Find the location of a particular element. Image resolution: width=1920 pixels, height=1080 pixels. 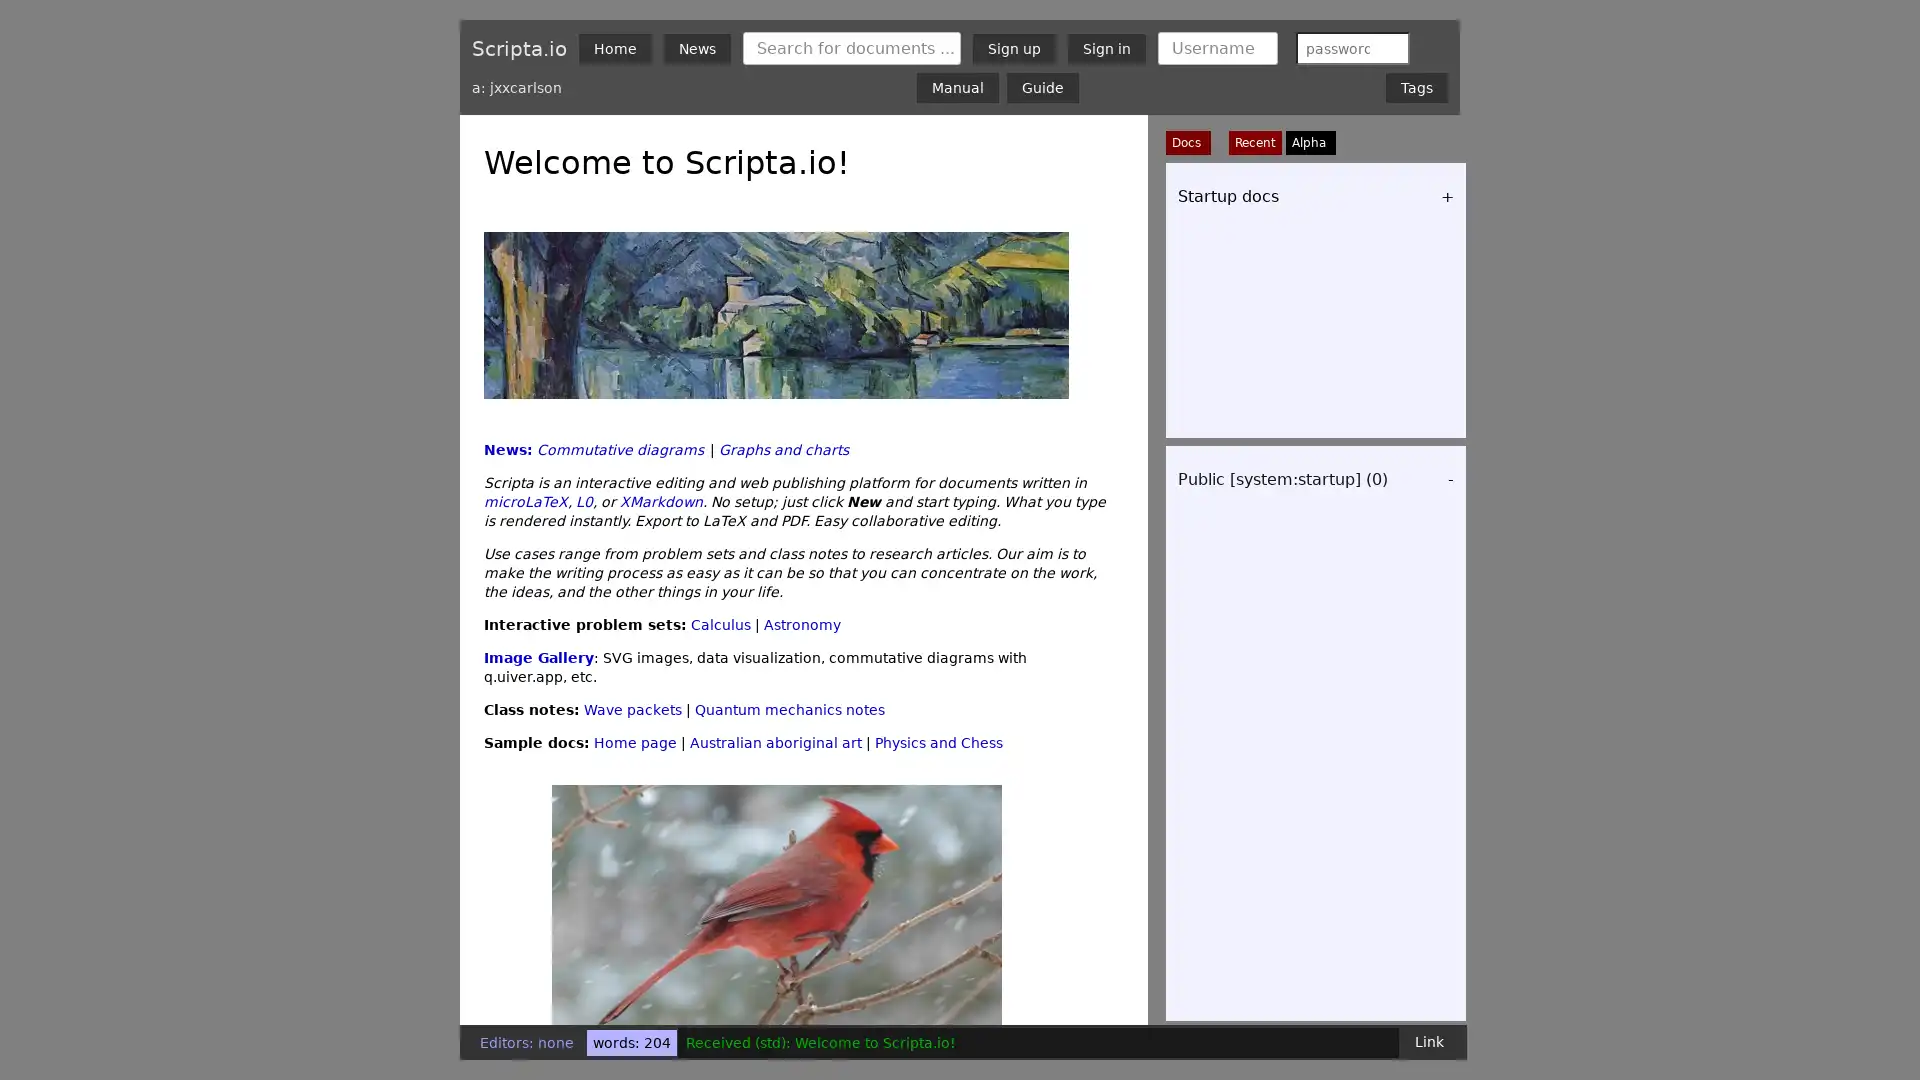

Docs is located at coordinates (1188, 141).